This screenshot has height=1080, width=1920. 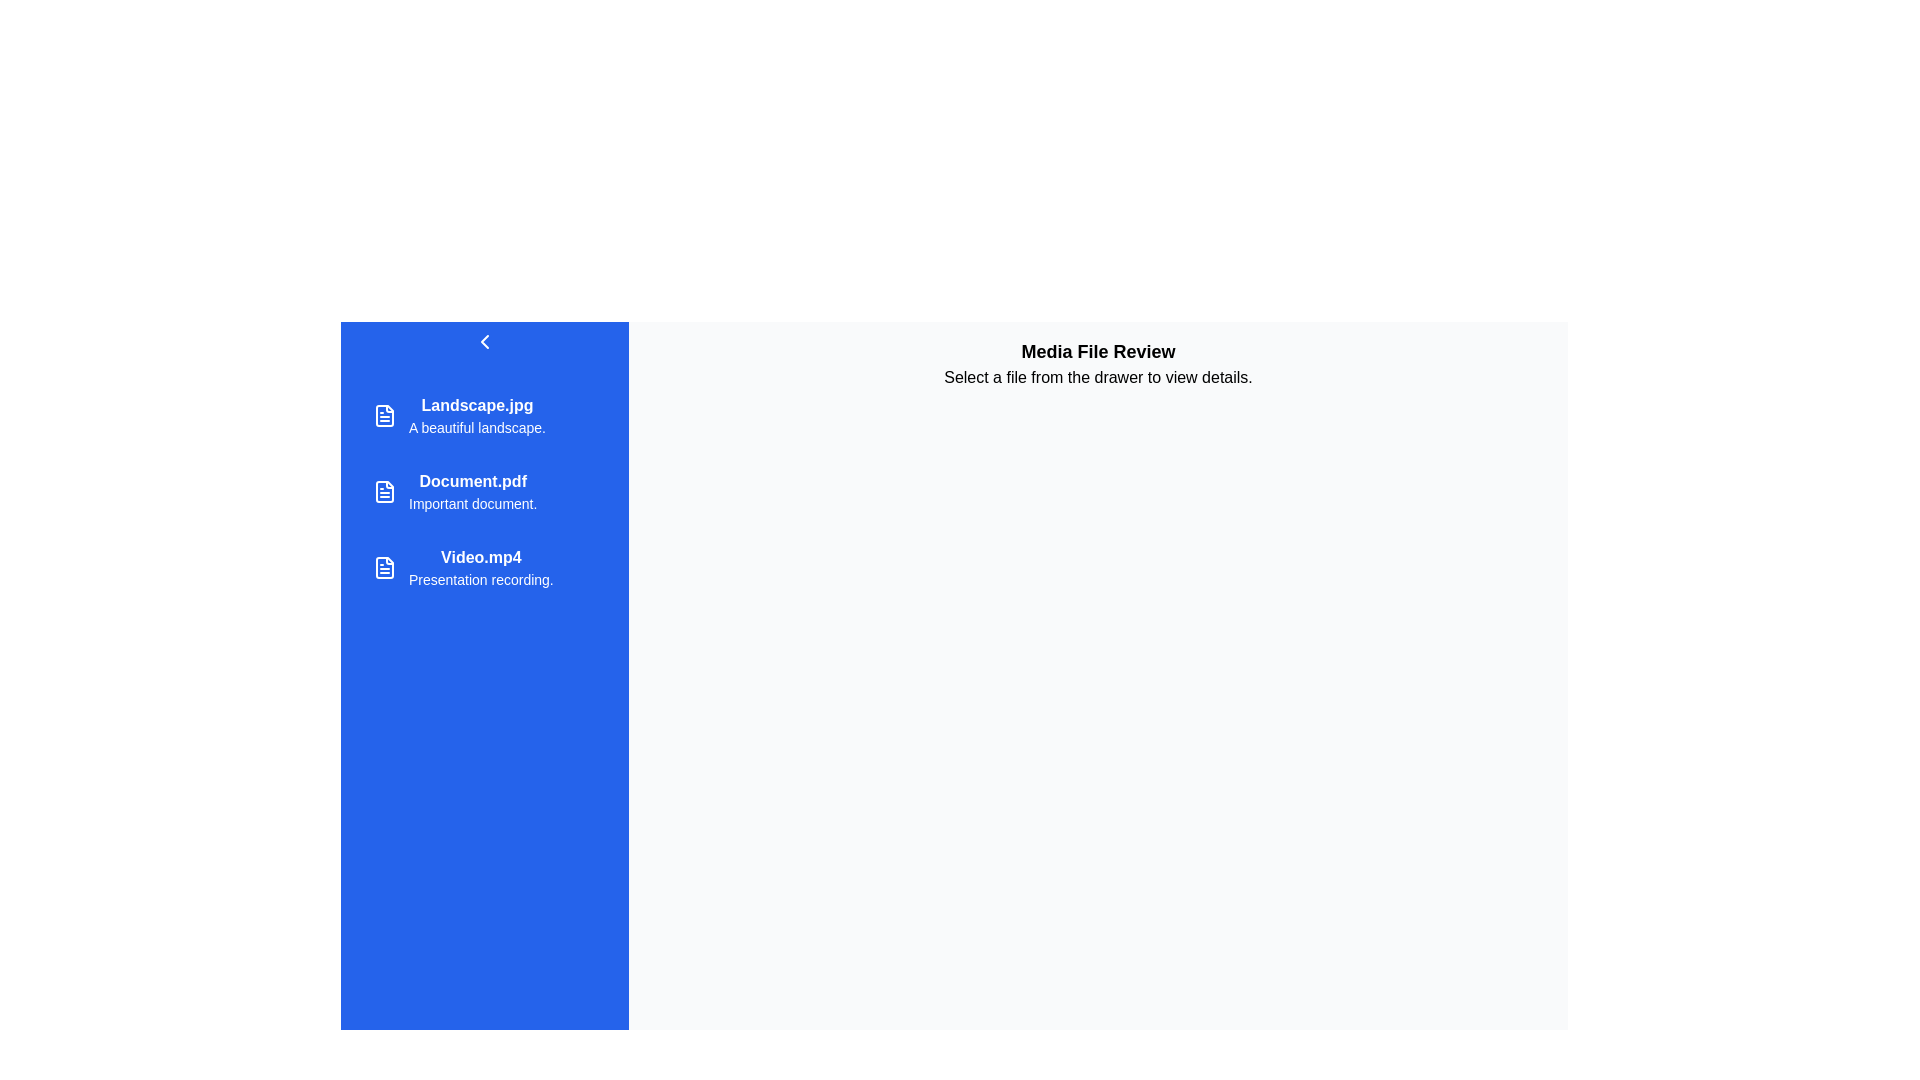 I want to click on the first list item labeled 'Landscape.jpg' with the description 'A beautiful landscape.', so click(x=476, y=415).